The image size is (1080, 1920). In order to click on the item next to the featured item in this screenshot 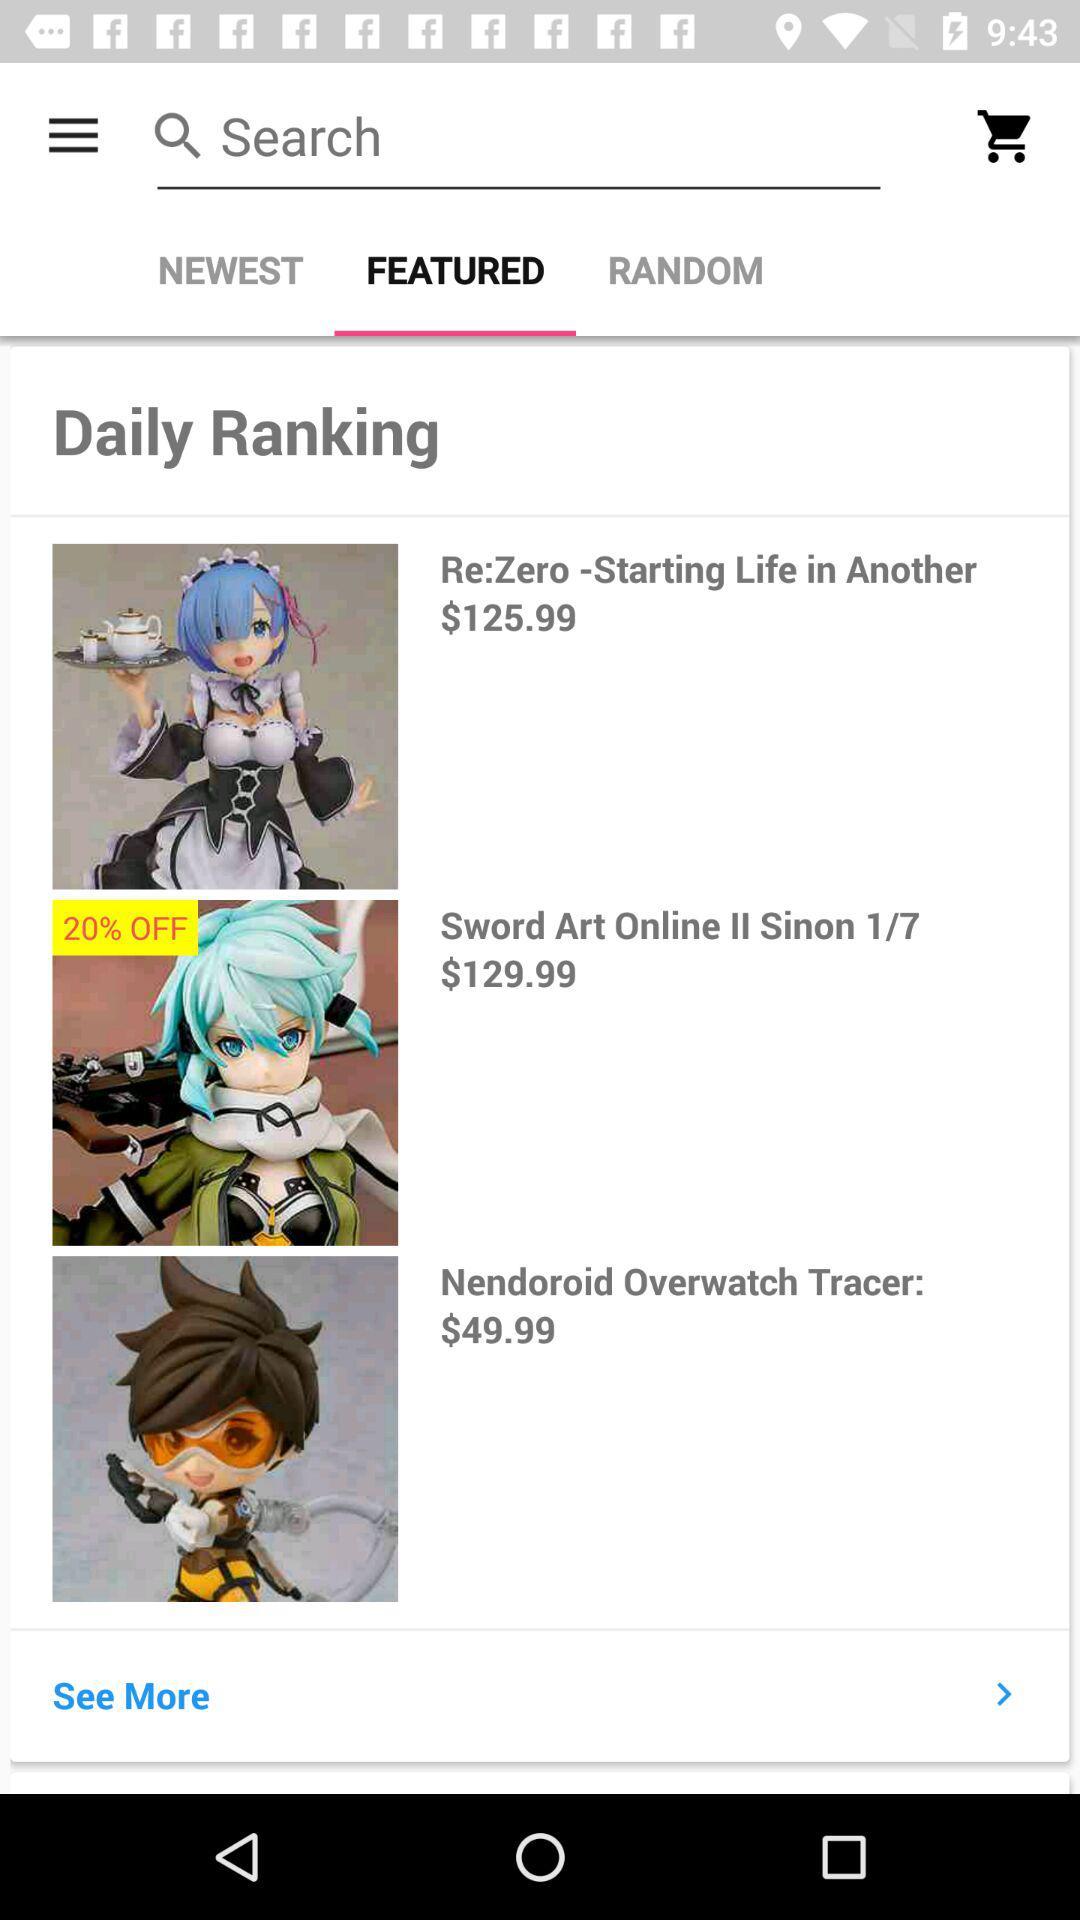, I will do `click(684, 269)`.